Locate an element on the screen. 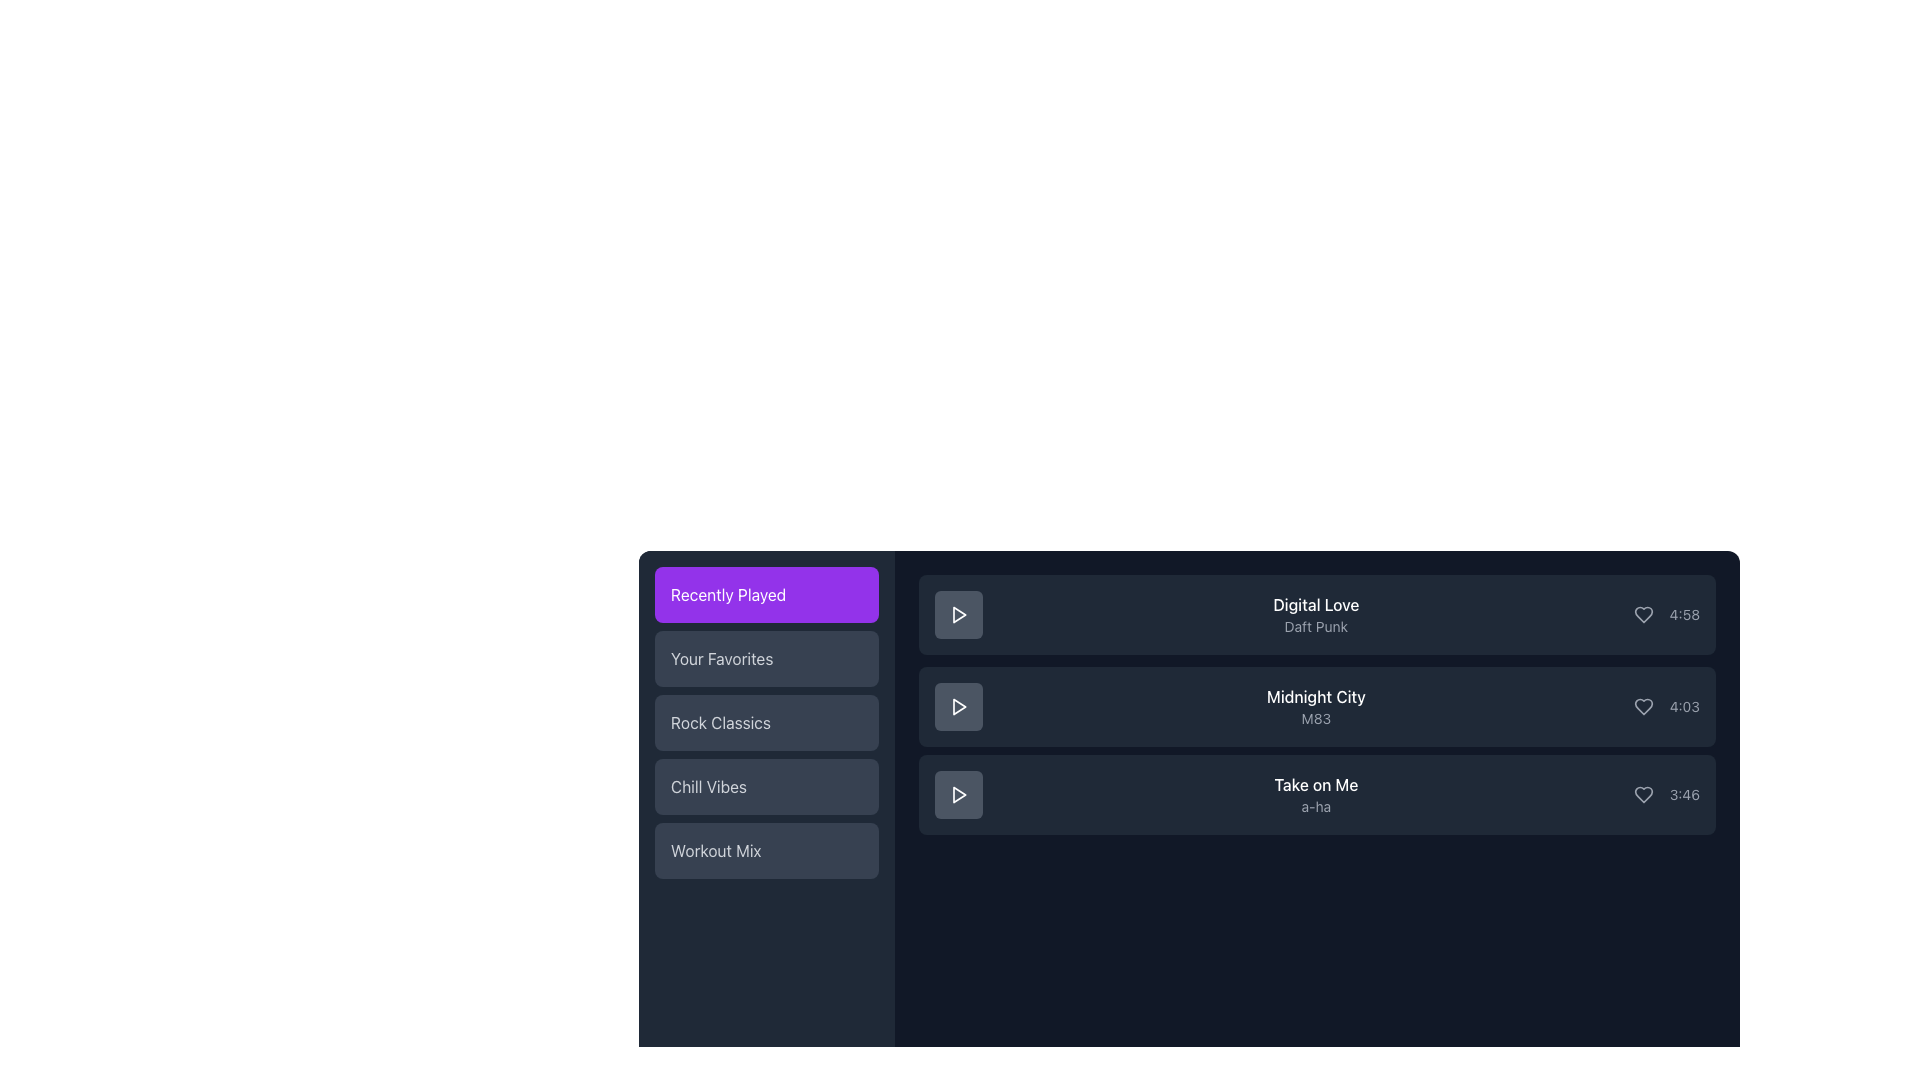  the small rectangular button with rounded corners featuring a dark gray background and a white triangular play icon, located to the left of the text 'Midnight City' and 'M83' in the second row of the song entries list is located at coordinates (958, 705).